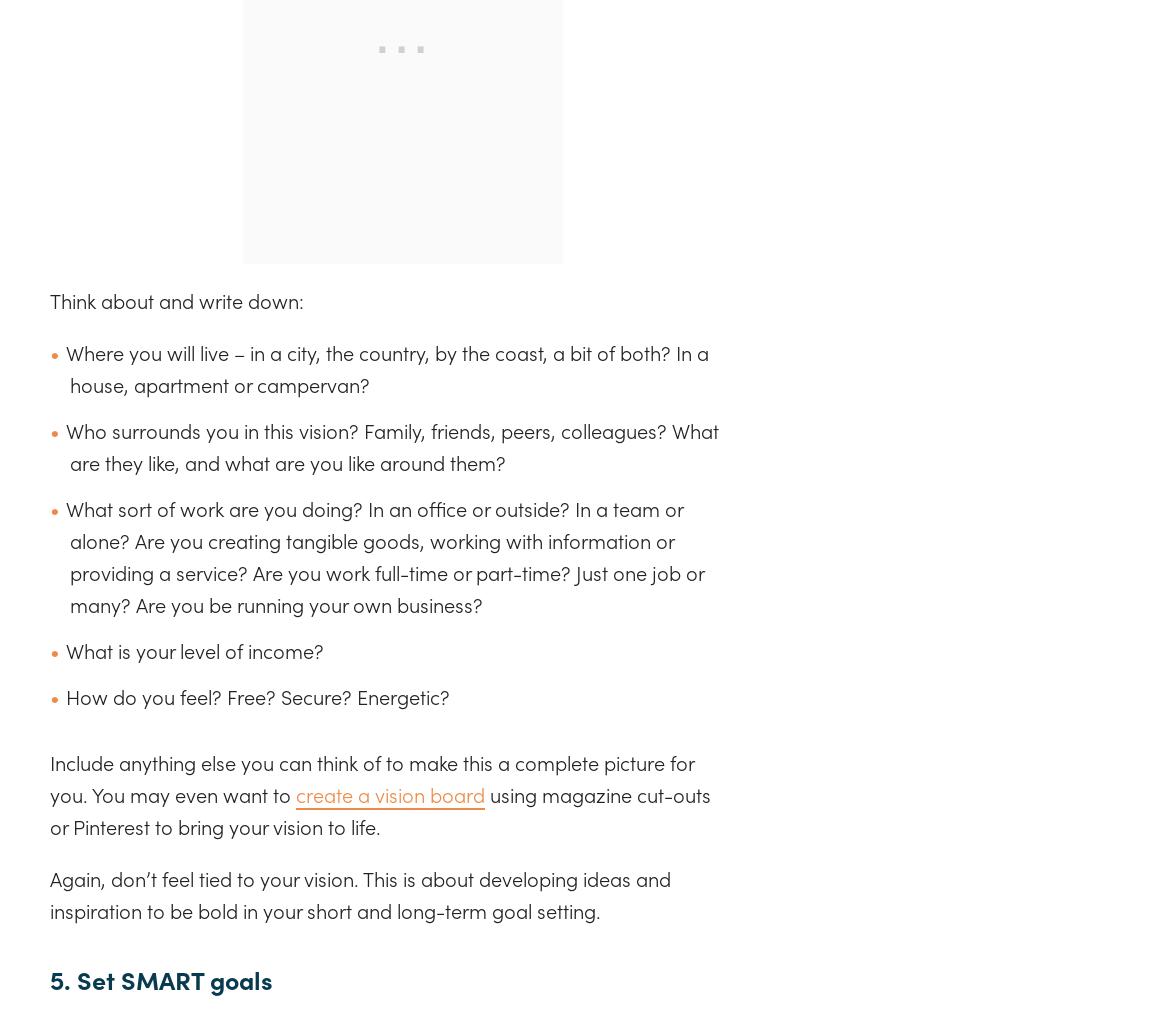 The width and height of the screenshot is (1150, 1020). Describe the element at coordinates (256, 695) in the screenshot. I see `'How do you feel? Free? Secure? Energetic?'` at that location.